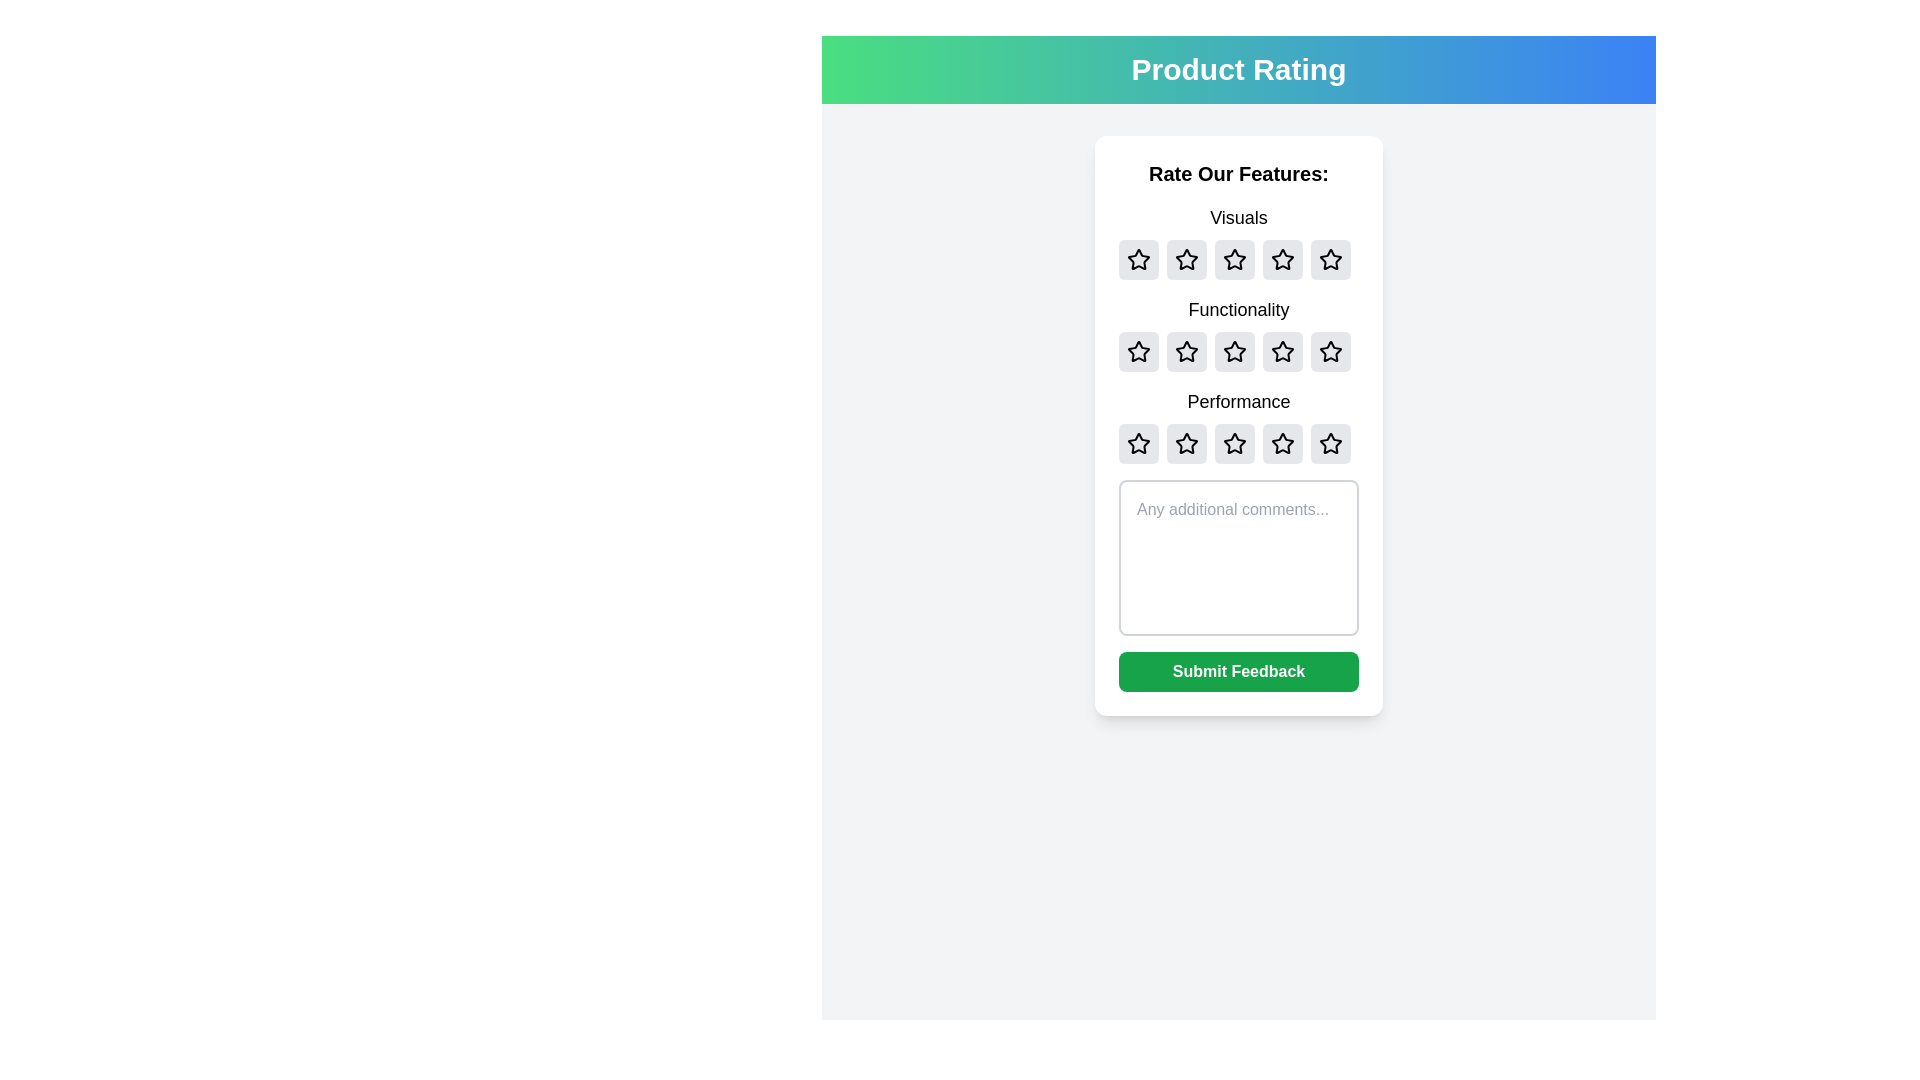 This screenshot has width=1920, height=1080. What do you see at coordinates (1237, 424) in the screenshot?
I see `the Rating component` at bounding box center [1237, 424].